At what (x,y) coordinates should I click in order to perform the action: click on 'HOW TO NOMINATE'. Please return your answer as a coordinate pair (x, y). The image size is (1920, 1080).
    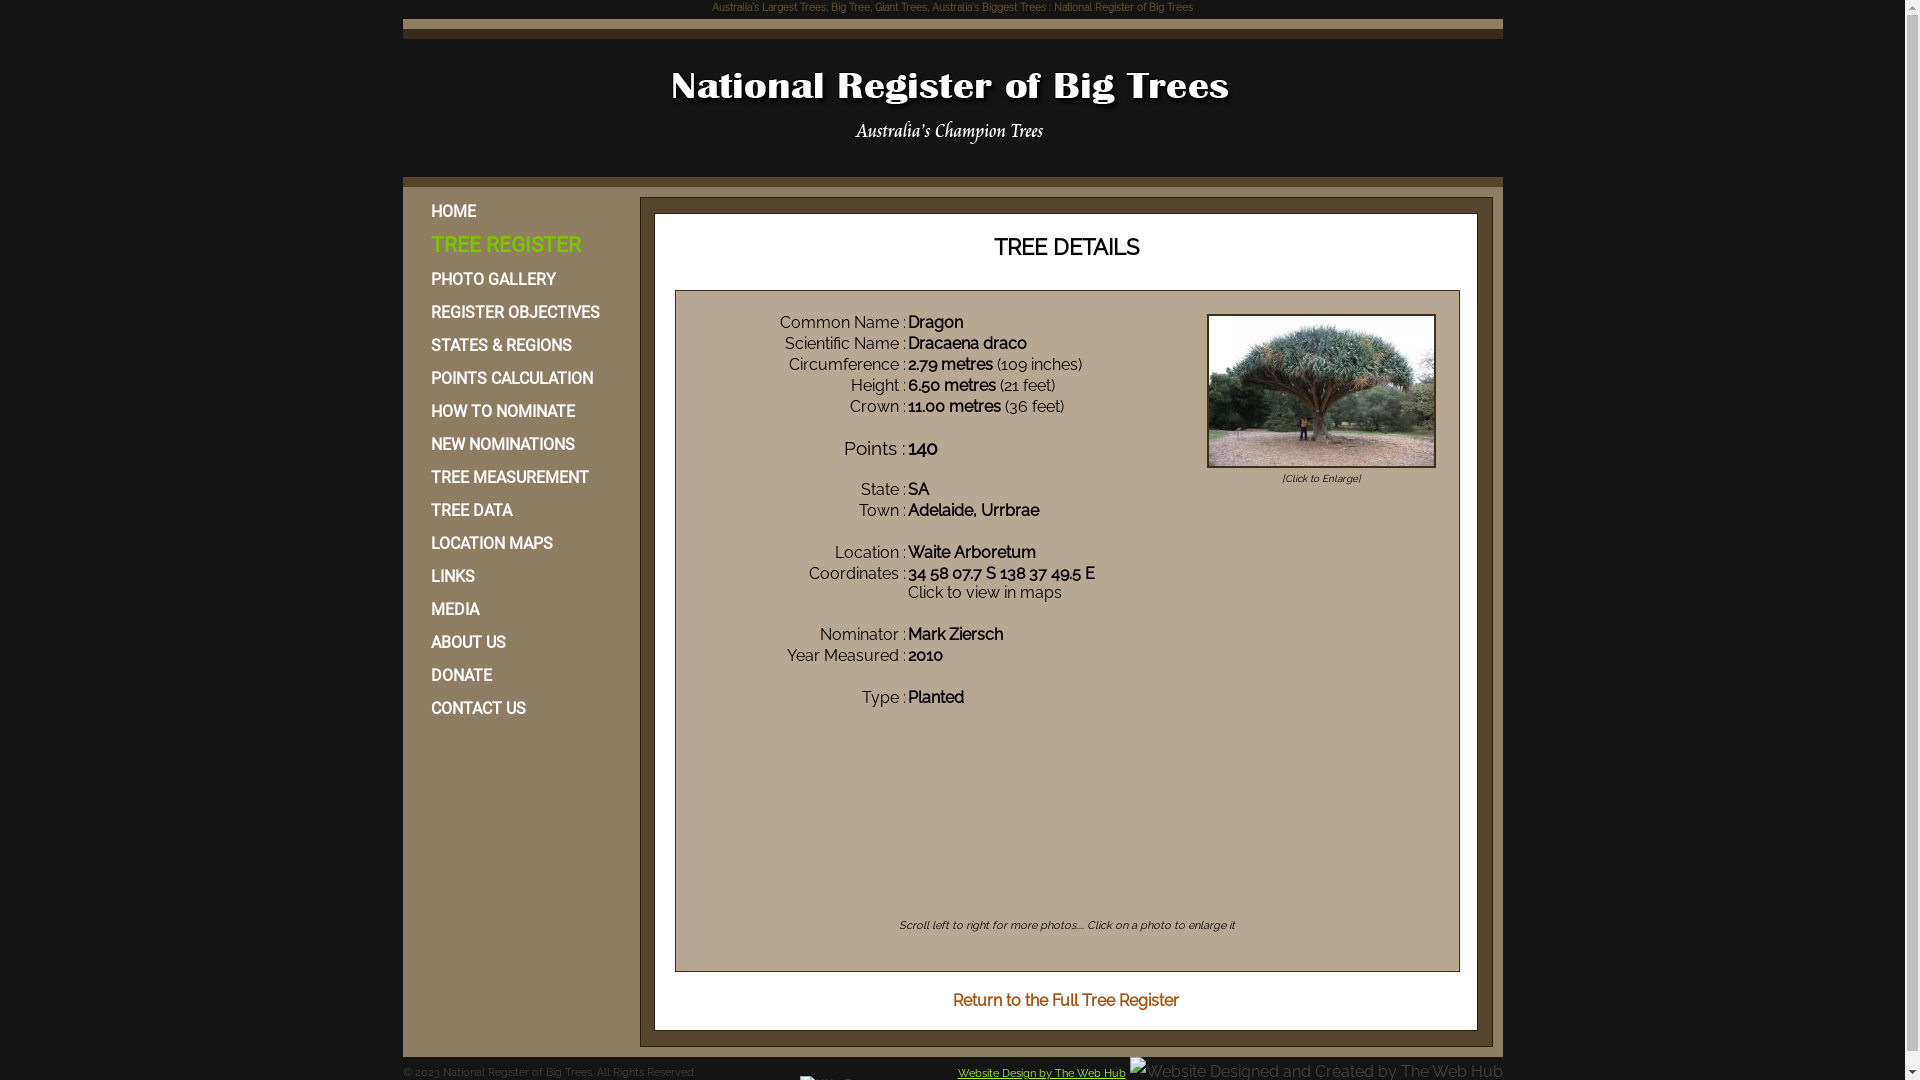
    Looking at the image, I should click on (518, 410).